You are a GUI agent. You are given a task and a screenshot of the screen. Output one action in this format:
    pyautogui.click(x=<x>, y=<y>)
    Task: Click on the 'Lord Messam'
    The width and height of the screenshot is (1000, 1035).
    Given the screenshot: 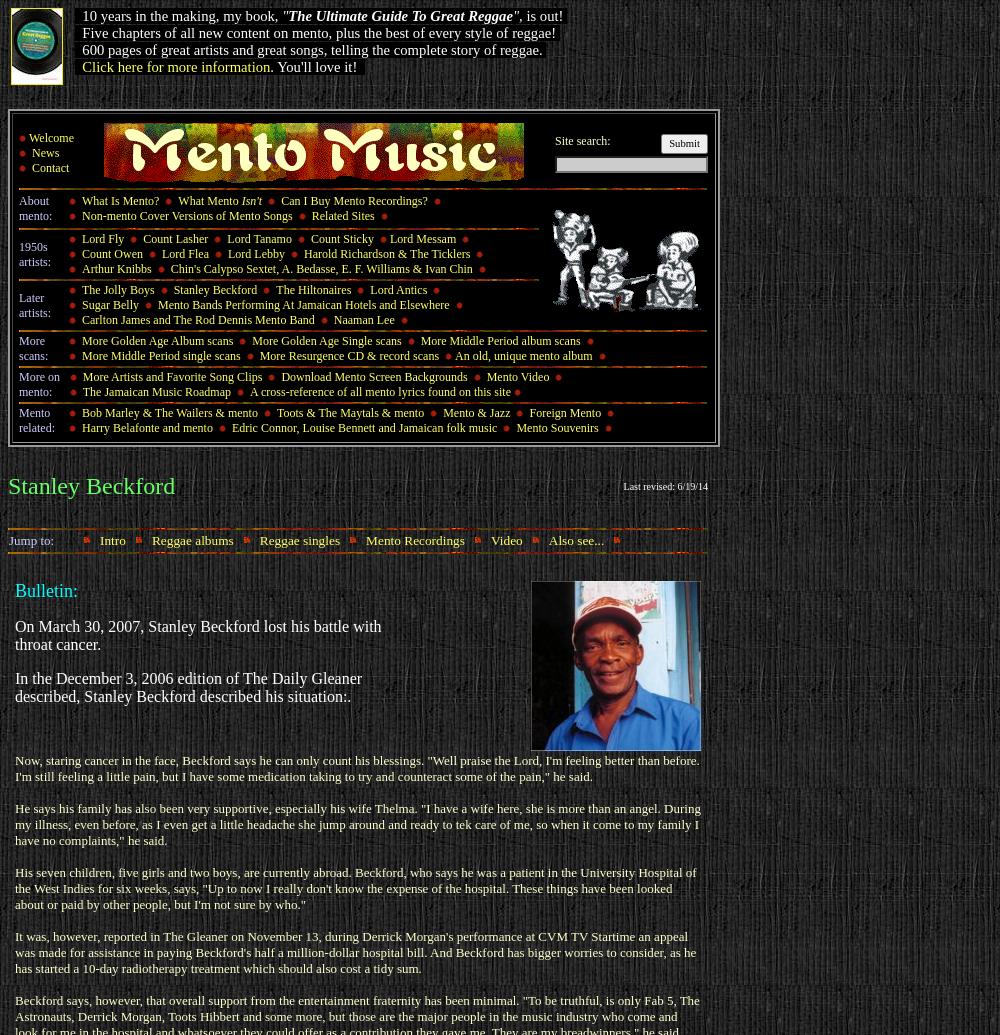 What is the action you would take?
    pyautogui.click(x=422, y=238)
    